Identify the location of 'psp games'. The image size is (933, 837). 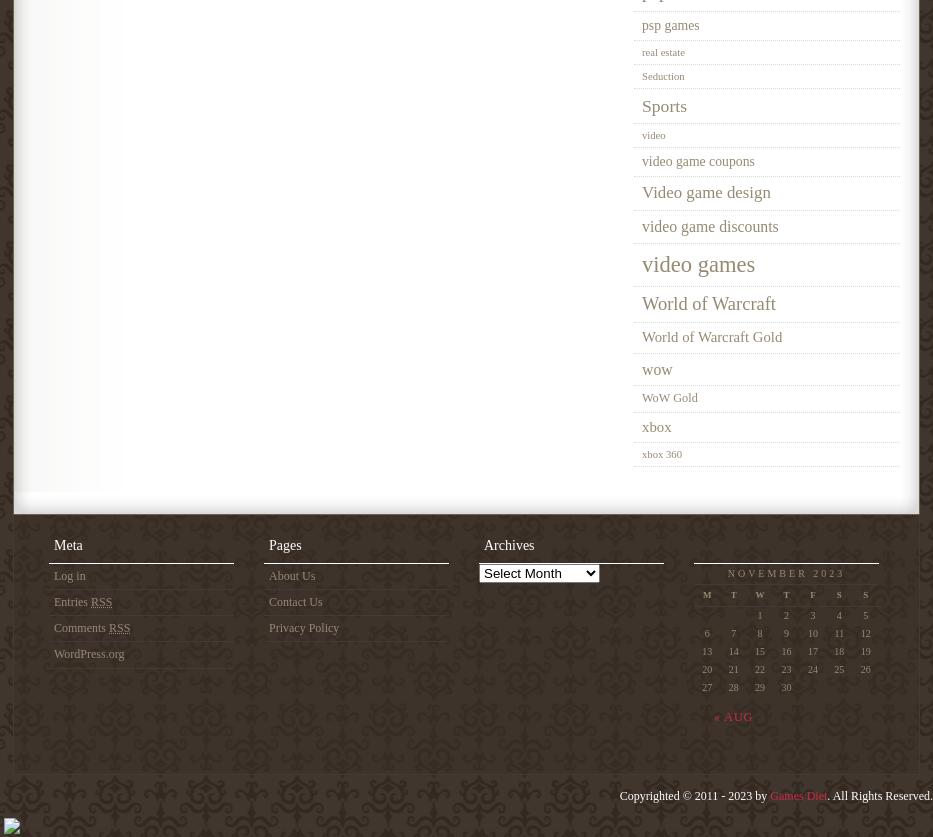
(669, 24).